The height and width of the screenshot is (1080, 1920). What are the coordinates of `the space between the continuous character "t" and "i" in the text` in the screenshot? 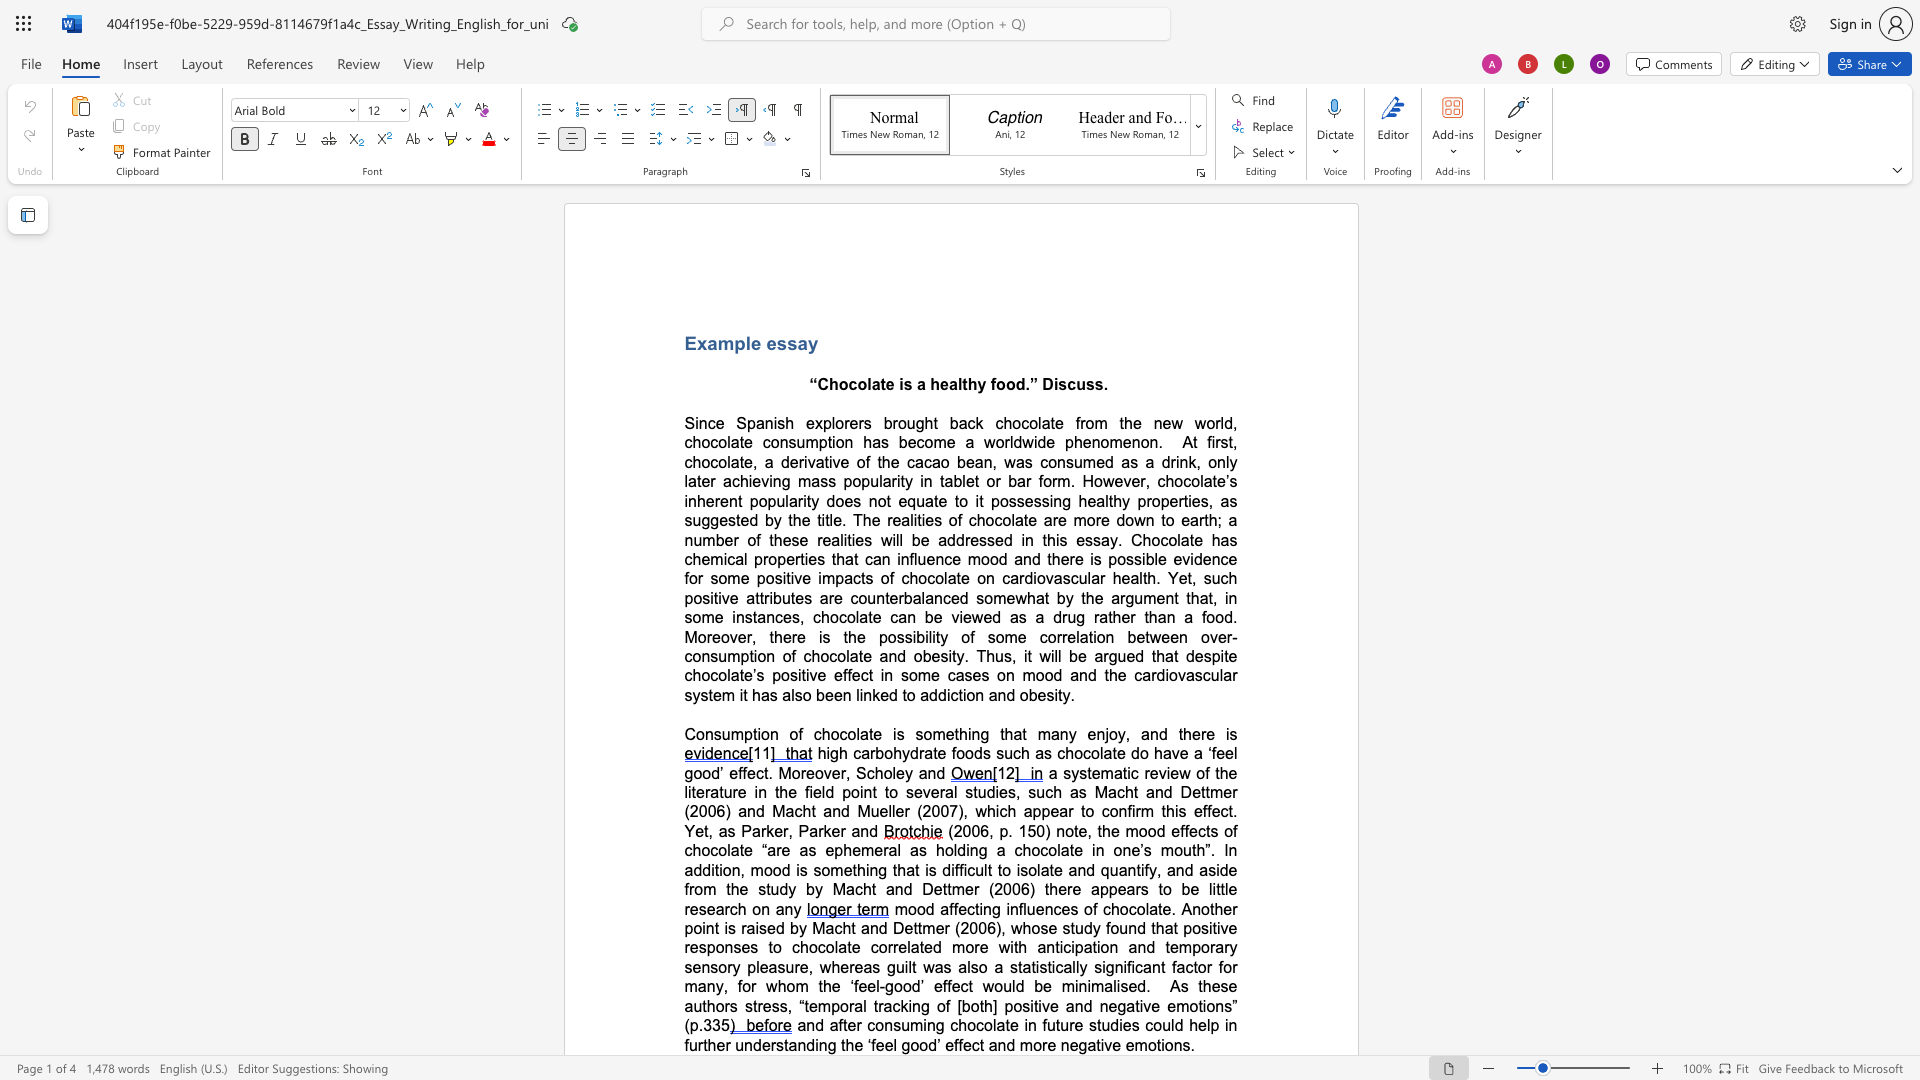 It's located at (962, 694).